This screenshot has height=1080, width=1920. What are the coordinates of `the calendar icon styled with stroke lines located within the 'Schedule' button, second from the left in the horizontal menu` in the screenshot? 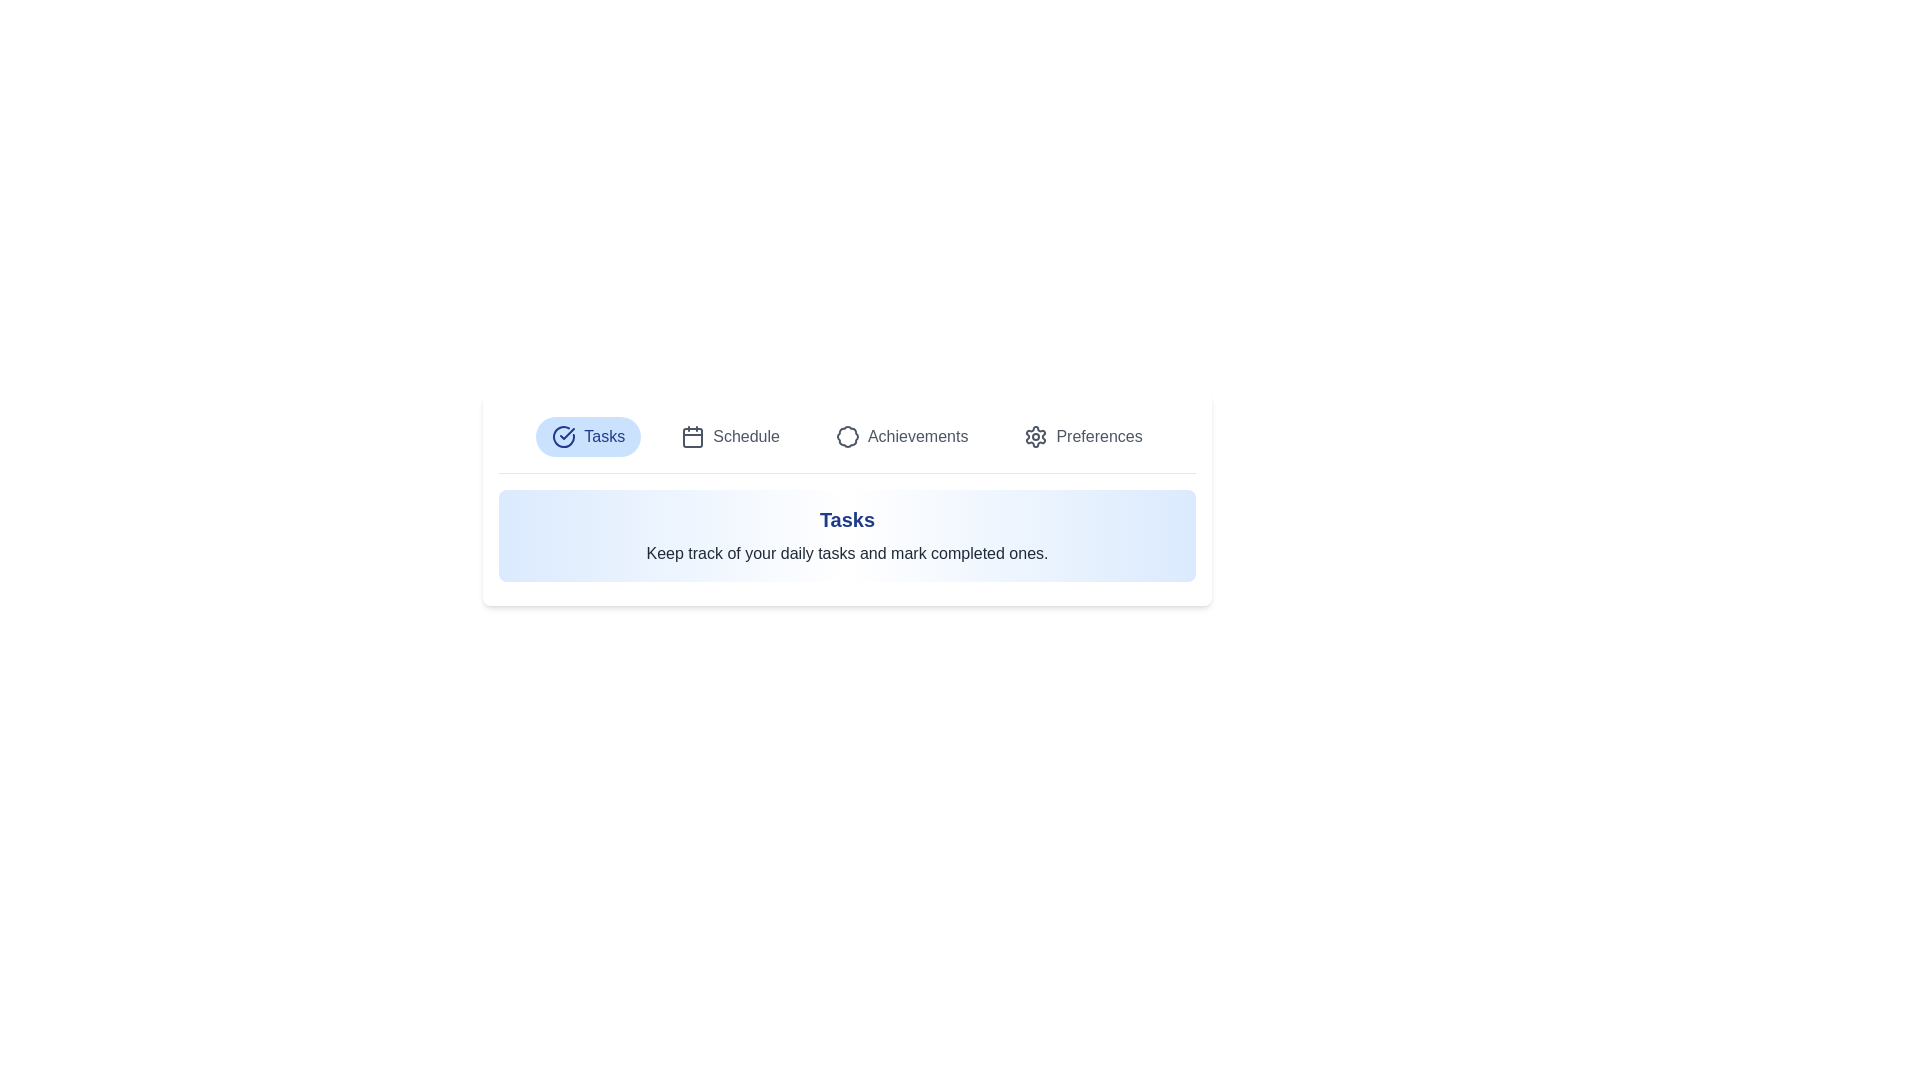 It's located at (693, 435).